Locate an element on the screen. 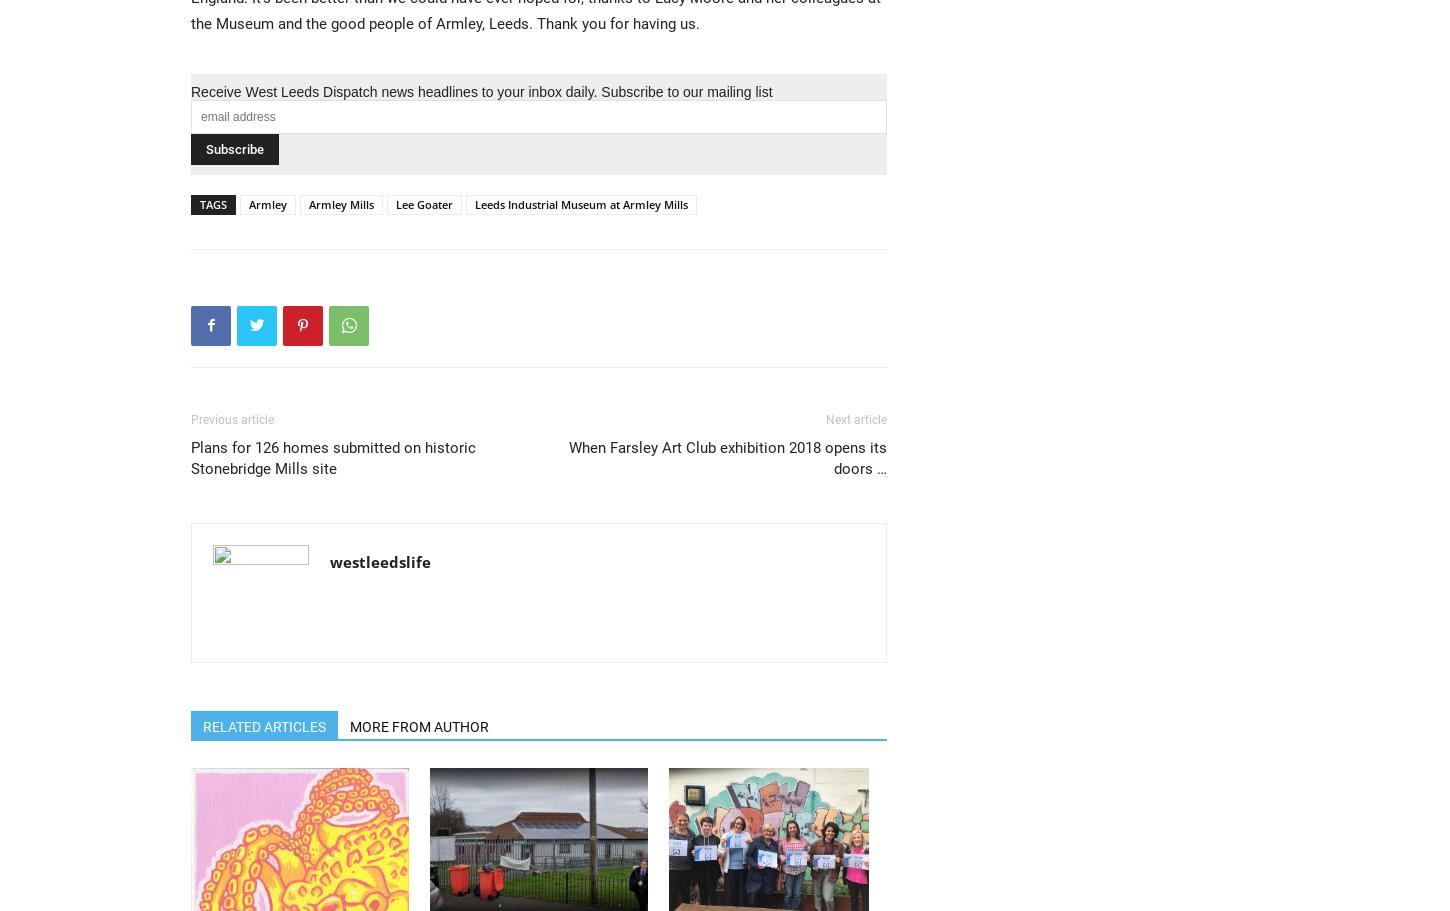  'When Farsley Art Club exhibition 2018 opens its doors …' is located at coordinates (728, 456).